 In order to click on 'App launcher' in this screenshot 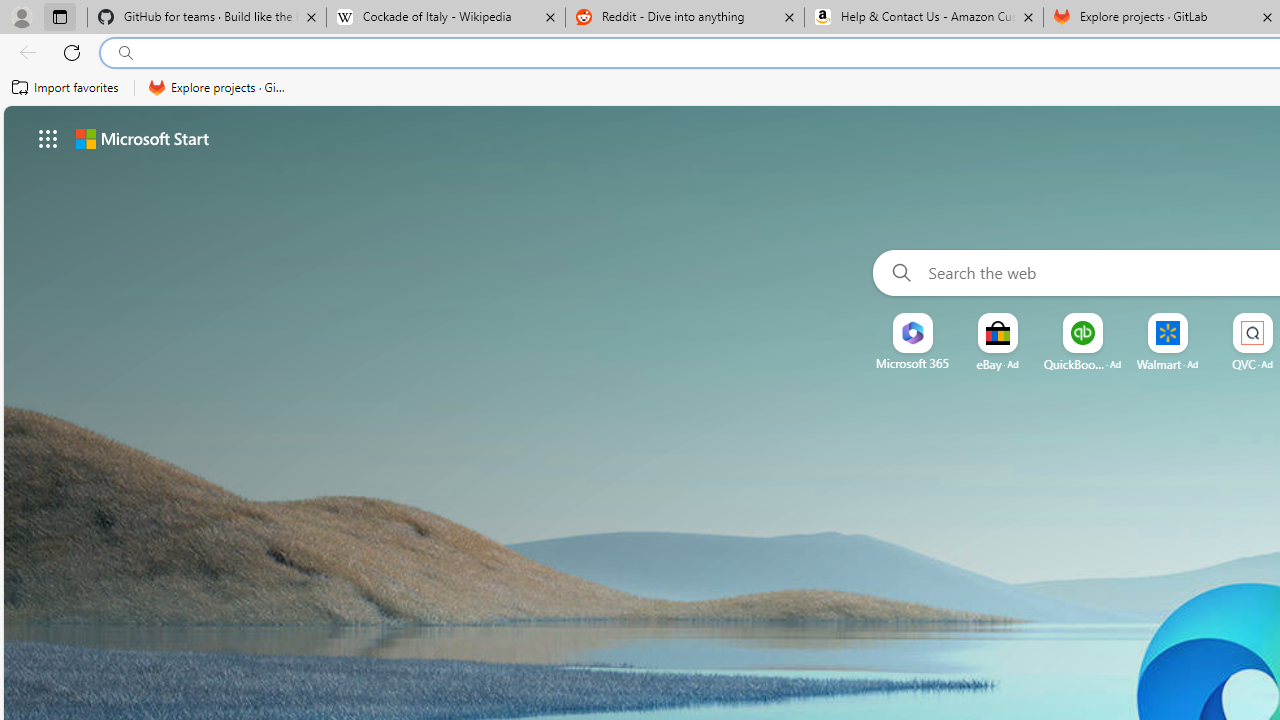, I will do `click(48, 137)`.